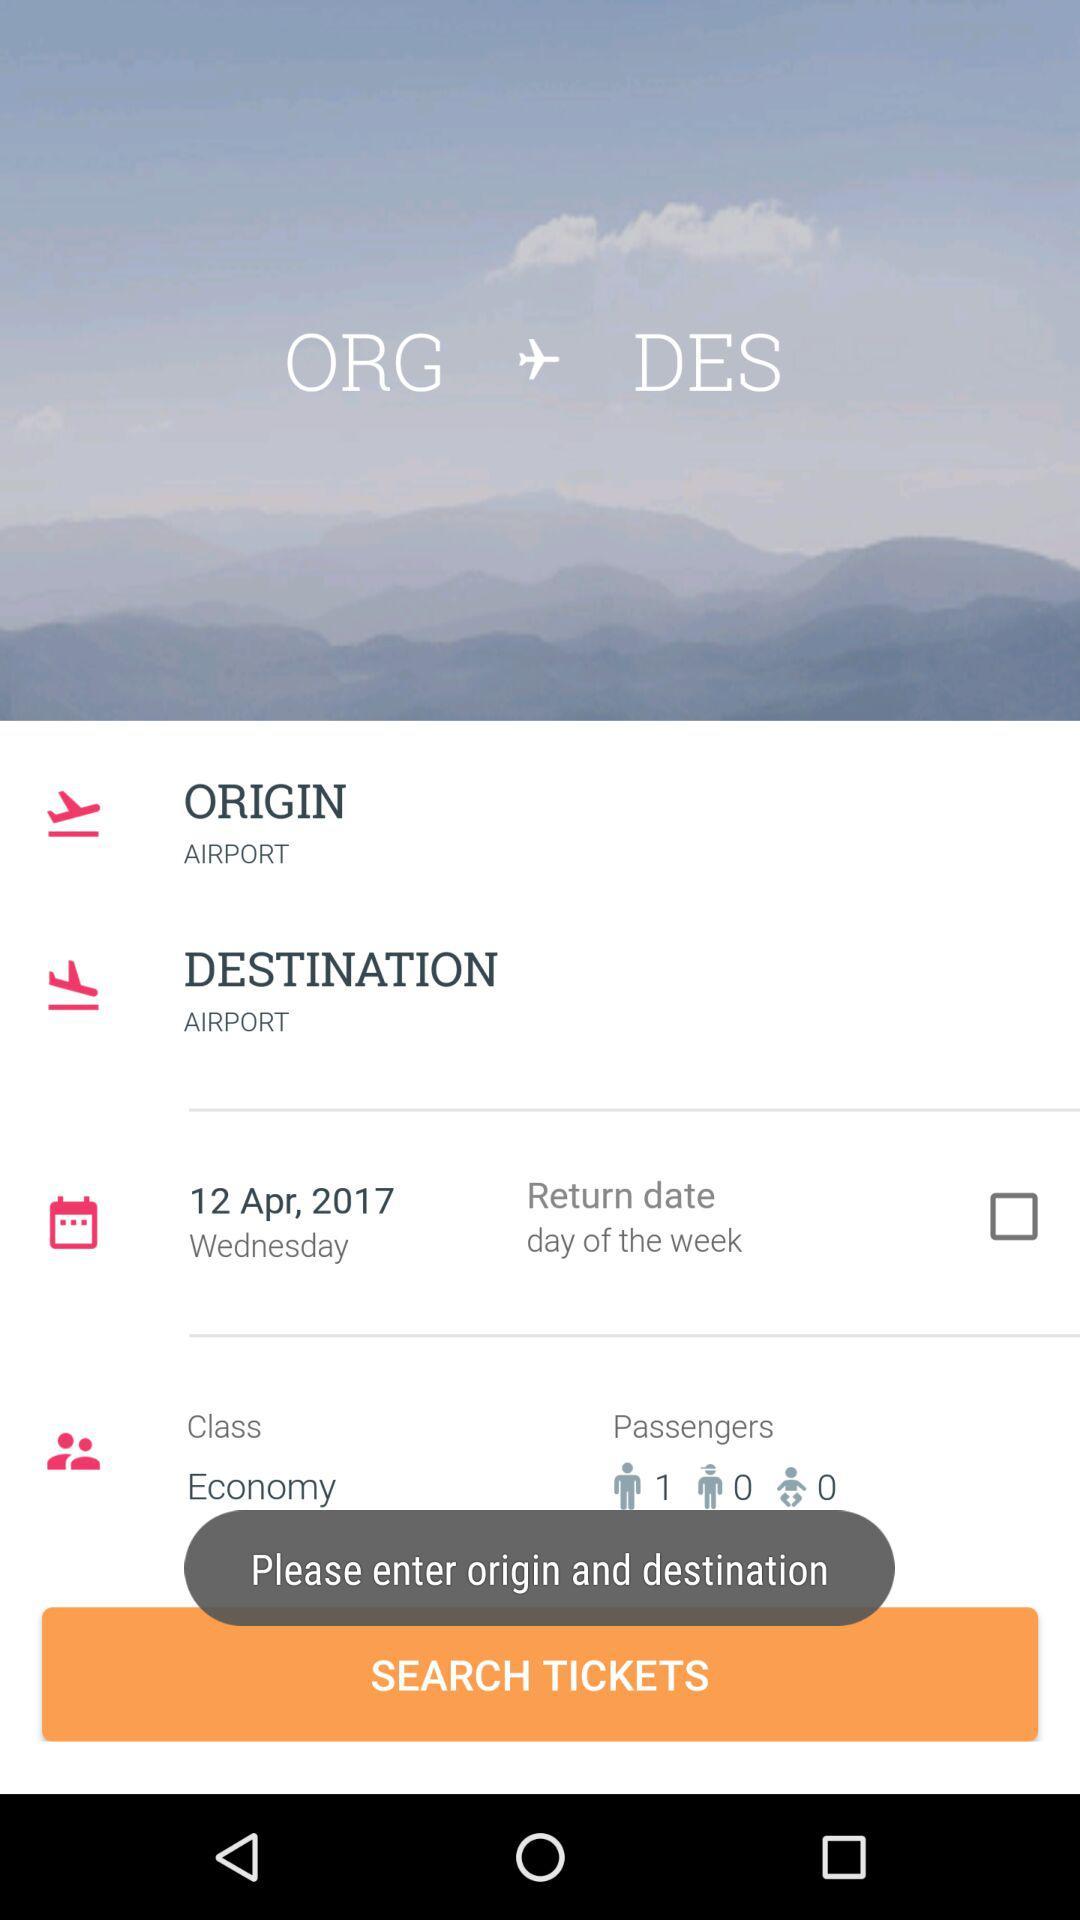 The image size is (1080, 1920). I want to click on the check box of return date, so click(758, 1219).